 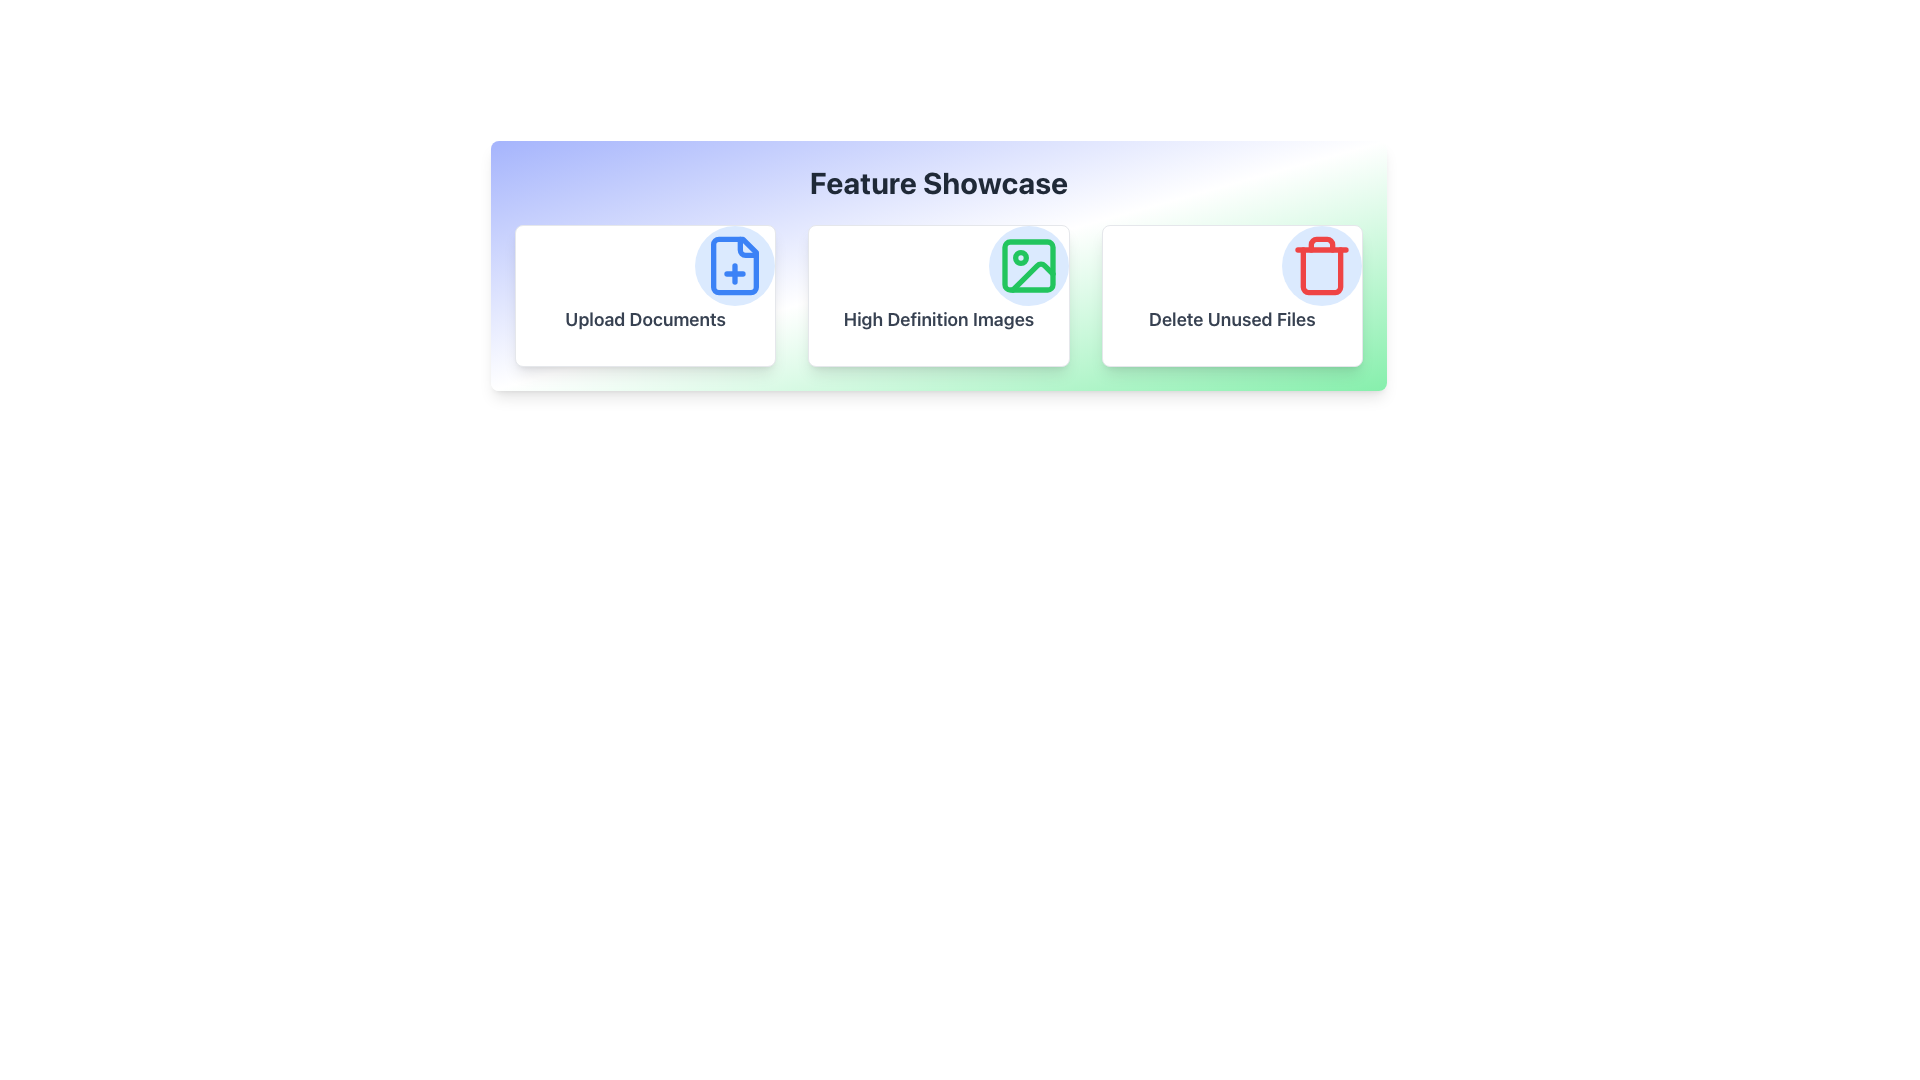 What do you see at coordinates (1028, 265) in the screenshot?
I see `the decorative rectangle element with a green outline located in the top-left section of the 'High Definition Images' icon` at bounding box center [1028, 265].